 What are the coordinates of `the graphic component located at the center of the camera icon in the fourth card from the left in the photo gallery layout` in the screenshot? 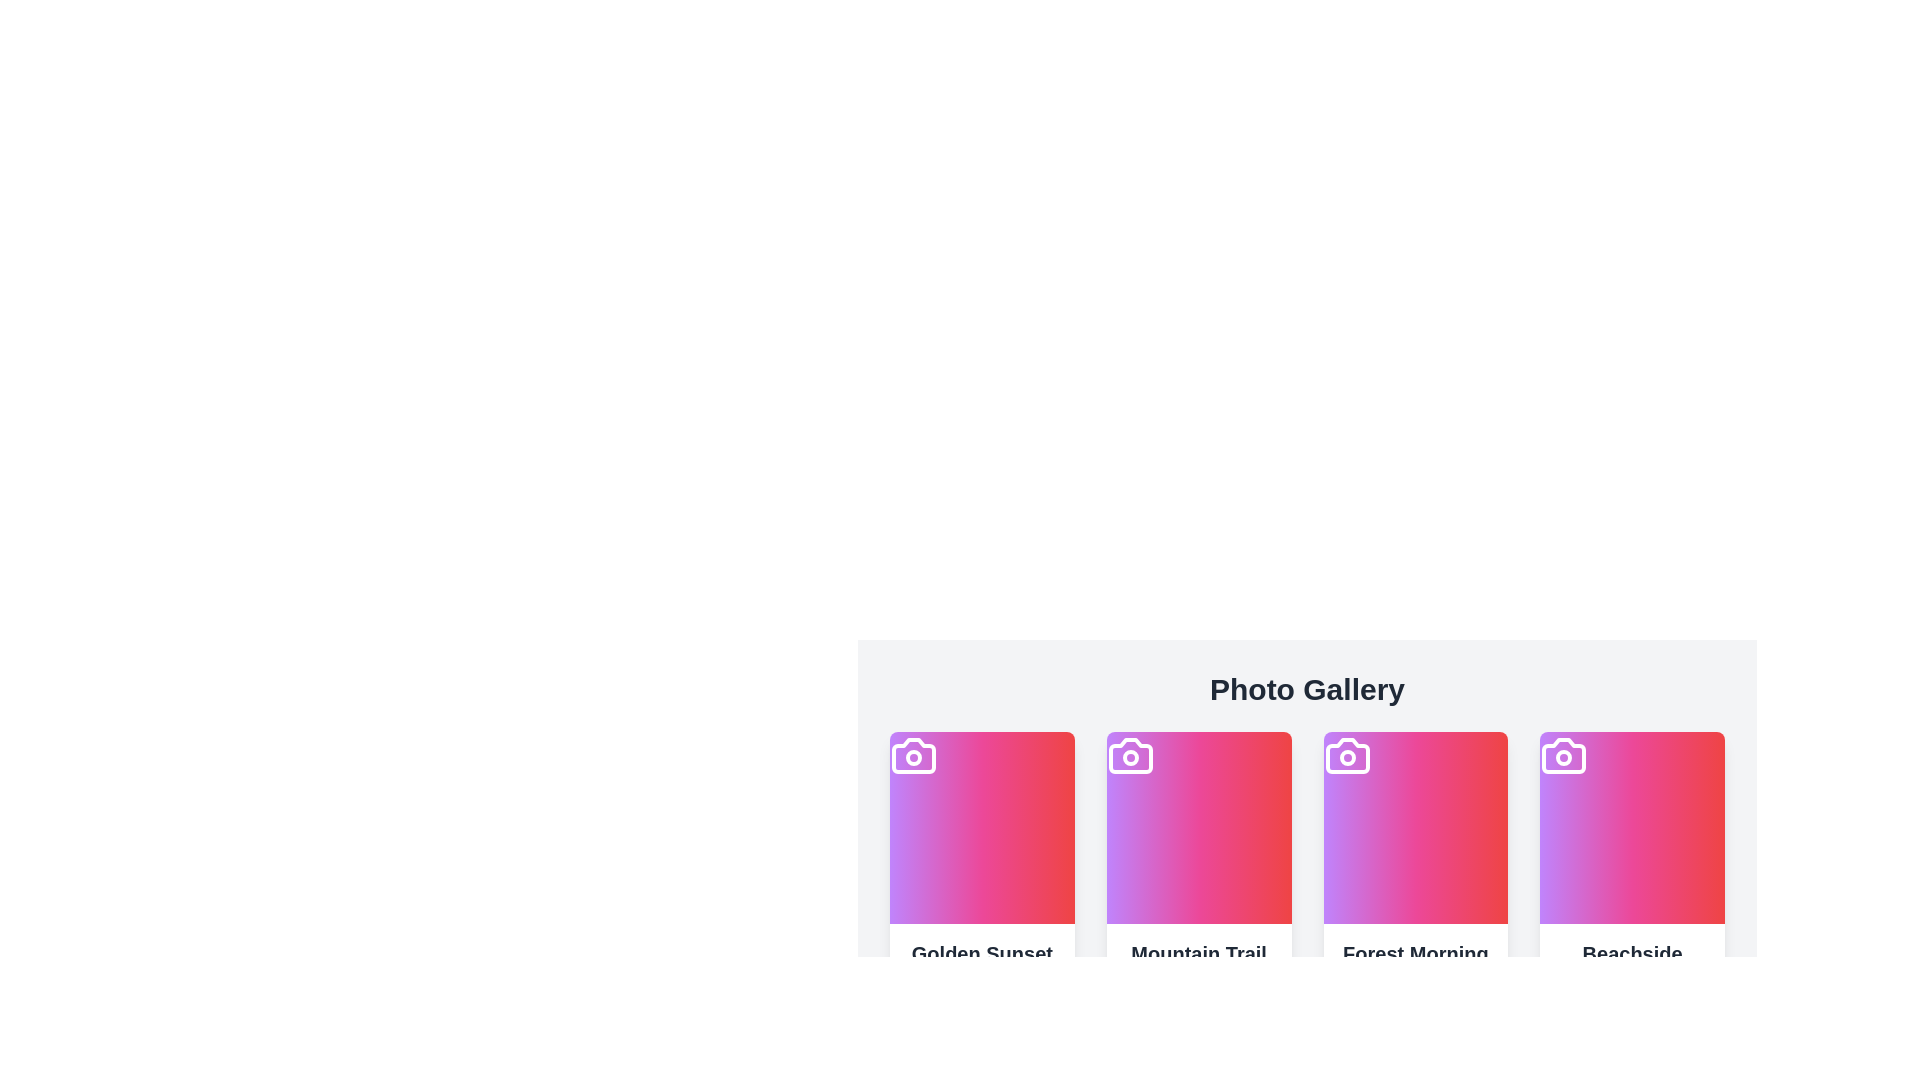 It's located at (1563, 758).